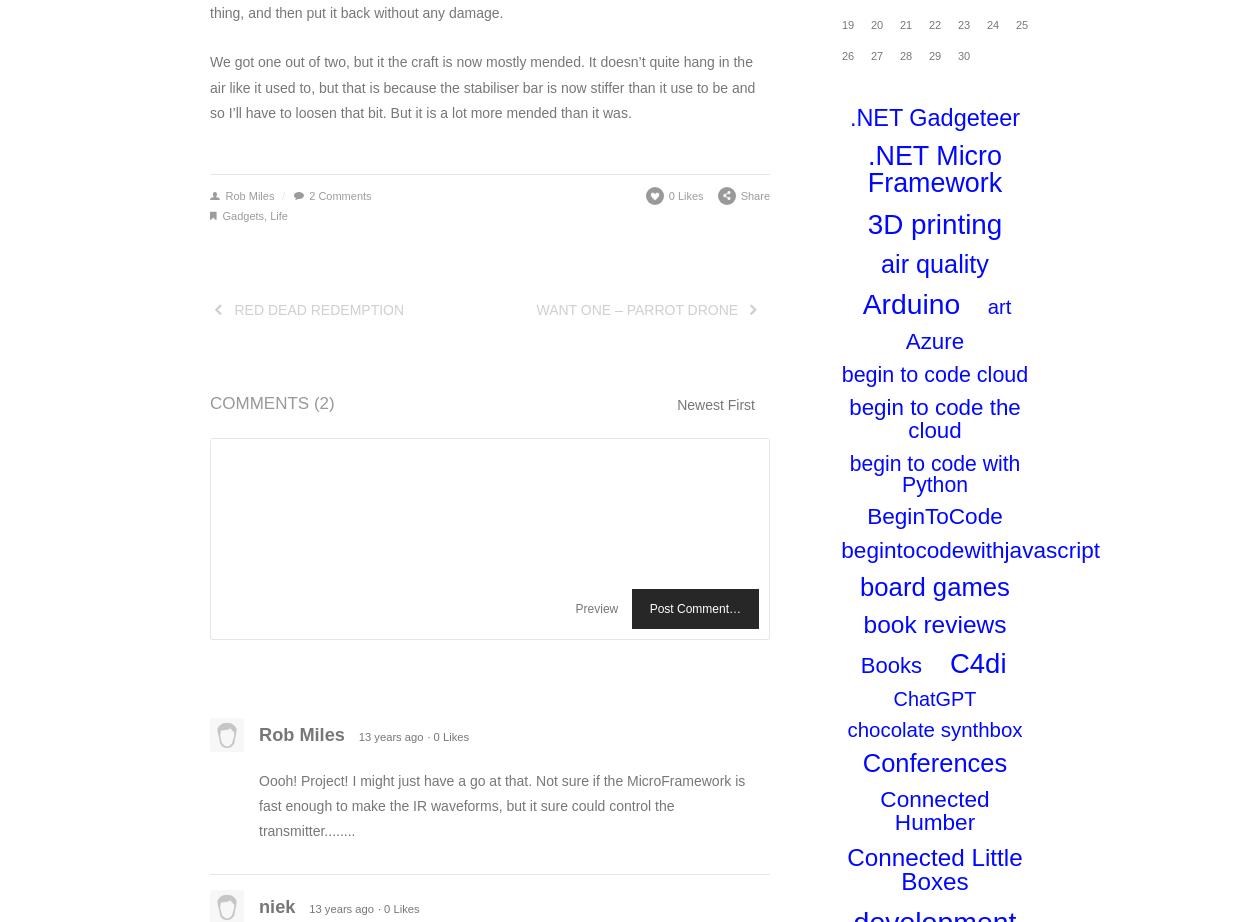 The height and width of the screenshot is (922, 1250). Describe the element at coordinates (221, 215) in the screenshot. I see `'Gadgets'` at that location.